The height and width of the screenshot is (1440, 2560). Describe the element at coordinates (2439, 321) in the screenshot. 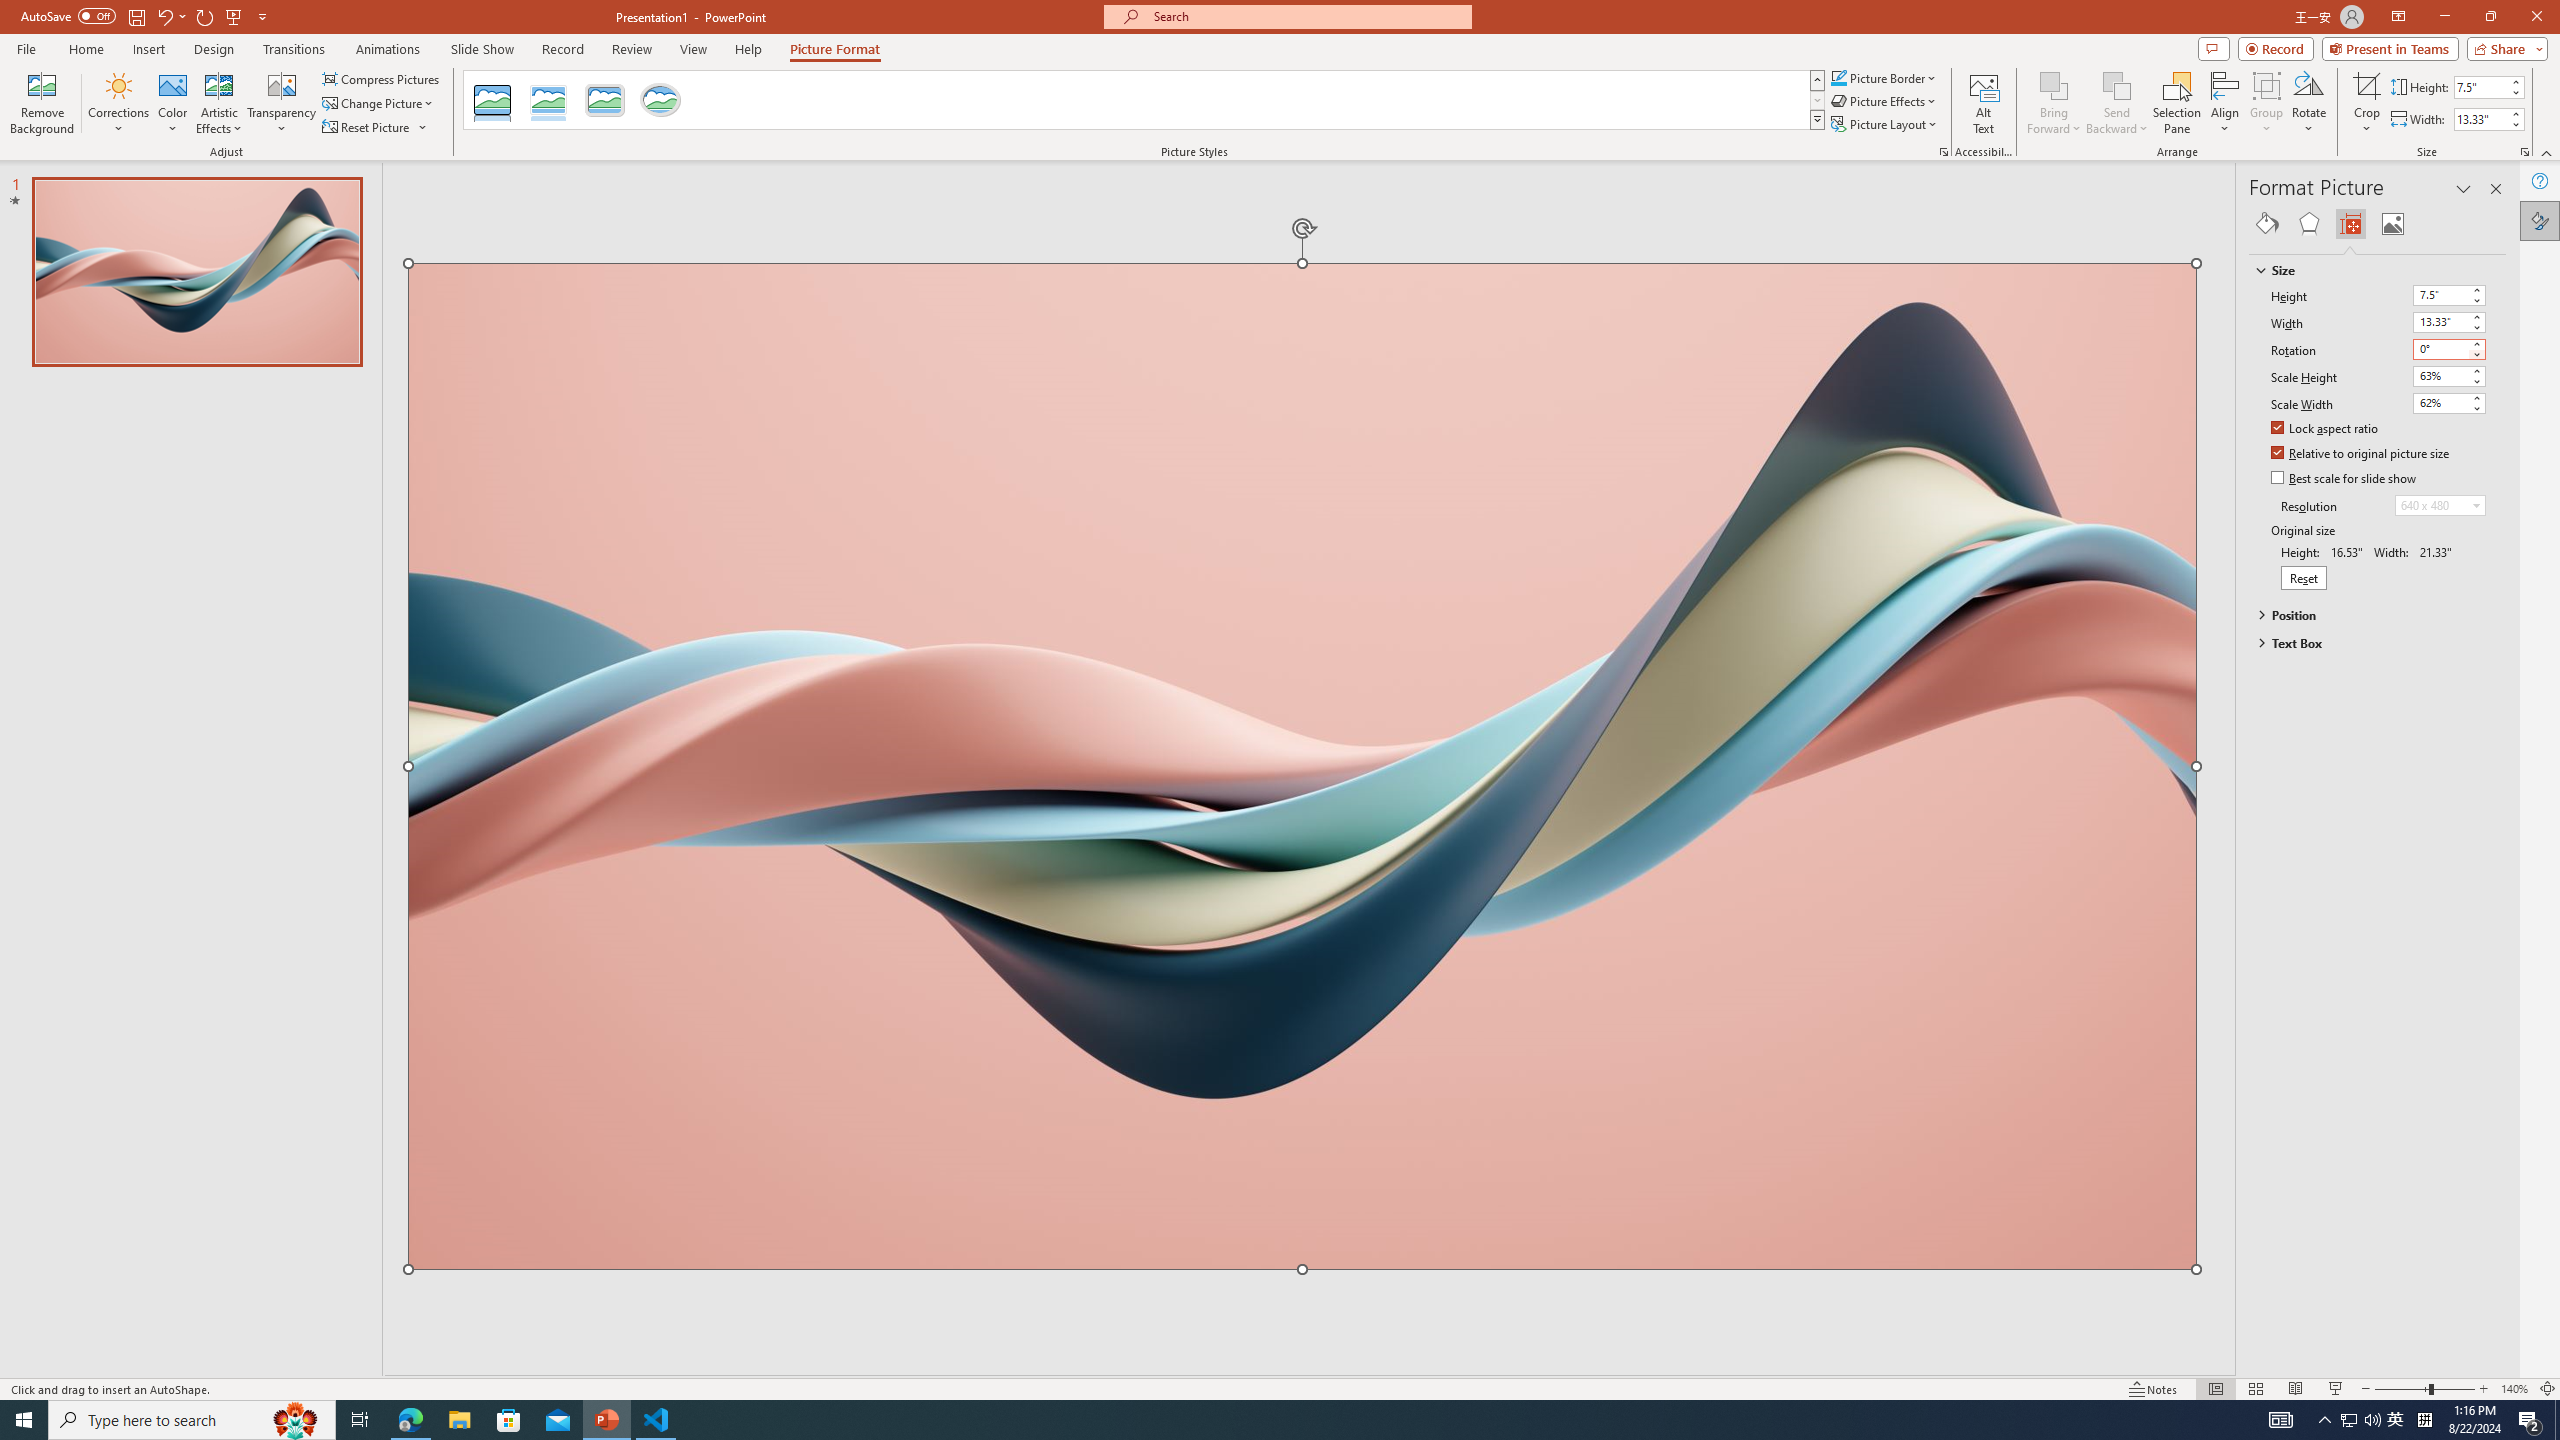

I see `'Width'` at that location.